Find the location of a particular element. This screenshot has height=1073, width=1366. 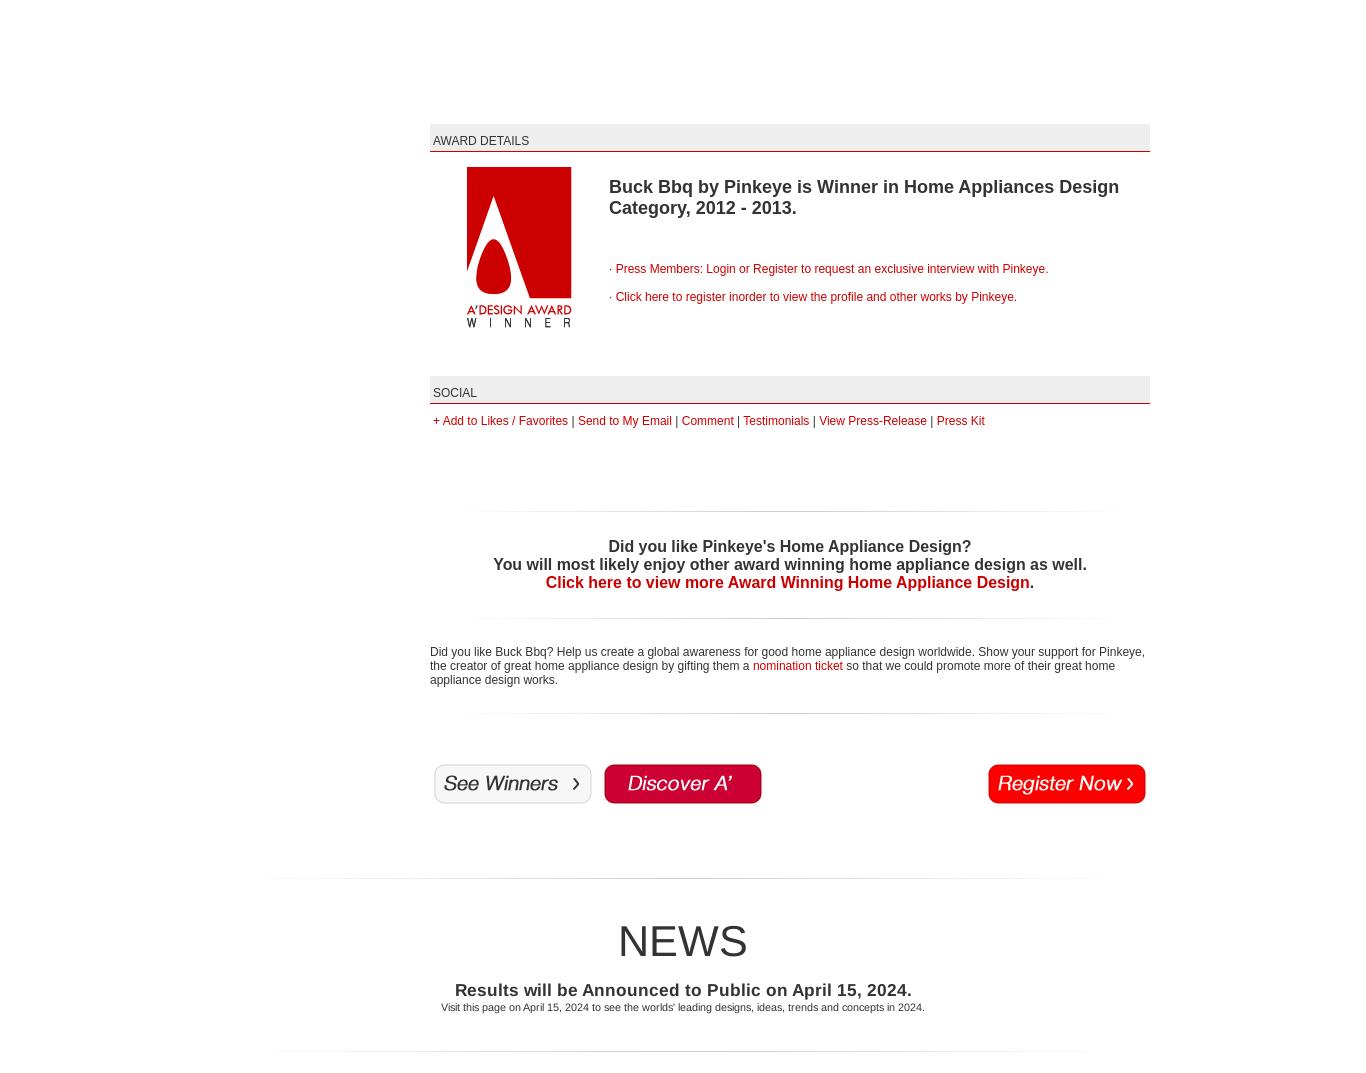

'Comment' is located at coordinates (679, 421).